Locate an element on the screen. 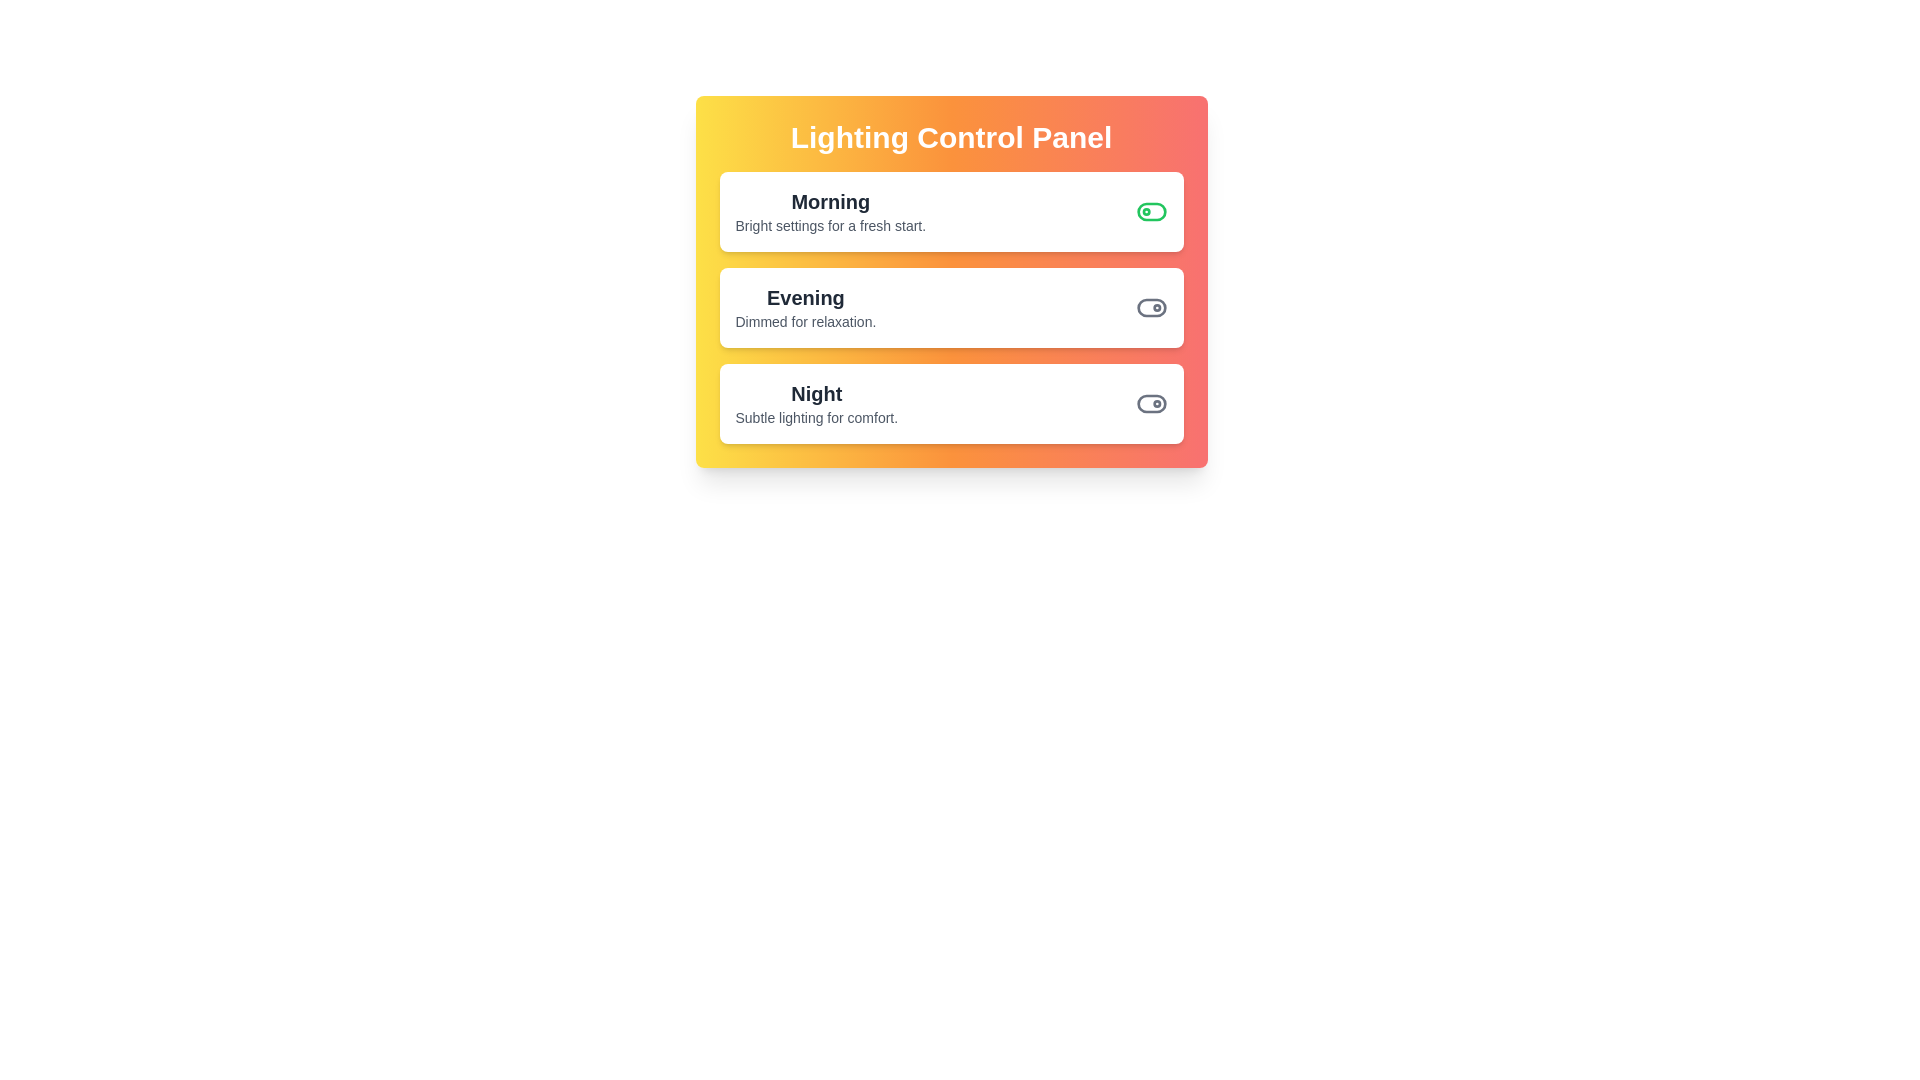 This screenshot has width=1920, height=1080. the scene Night is located at coordinates (1151, 404).